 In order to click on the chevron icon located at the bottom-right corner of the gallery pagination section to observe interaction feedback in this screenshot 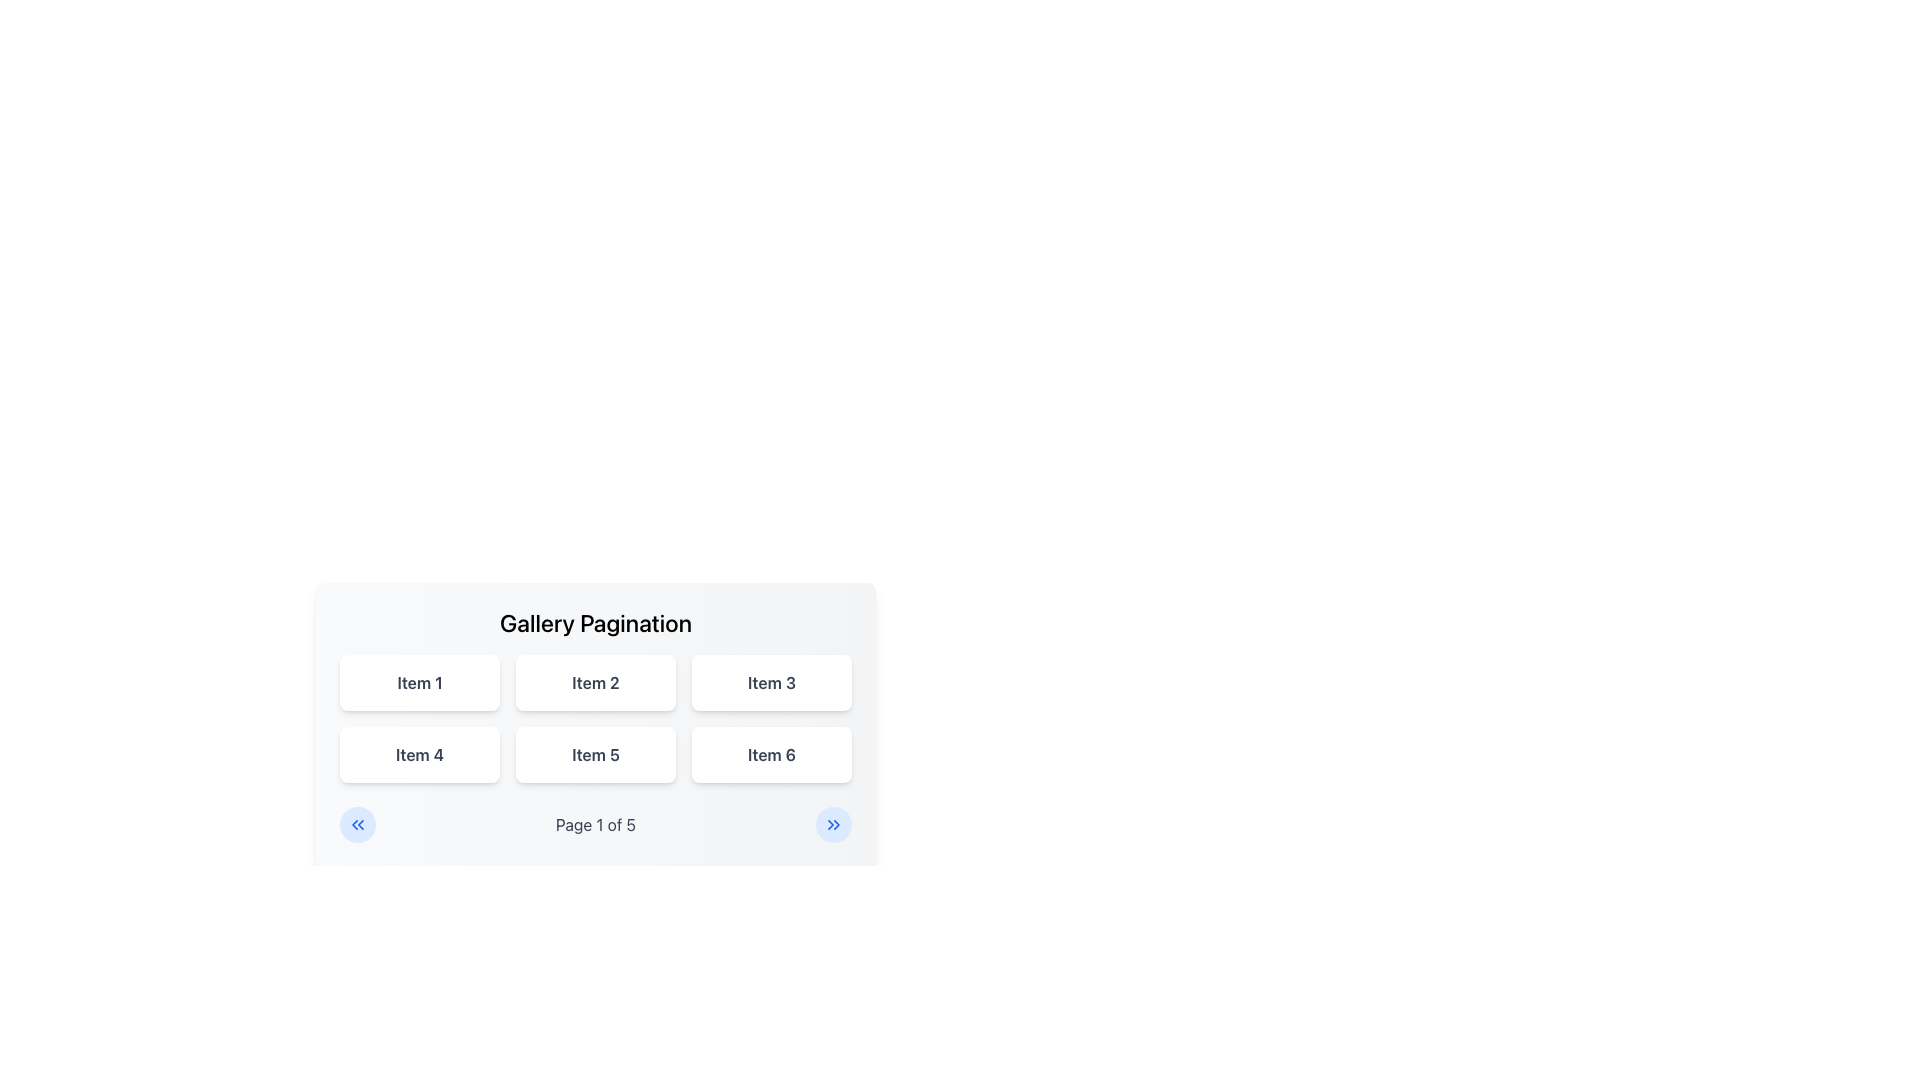, I will do `click(834, 825)`.